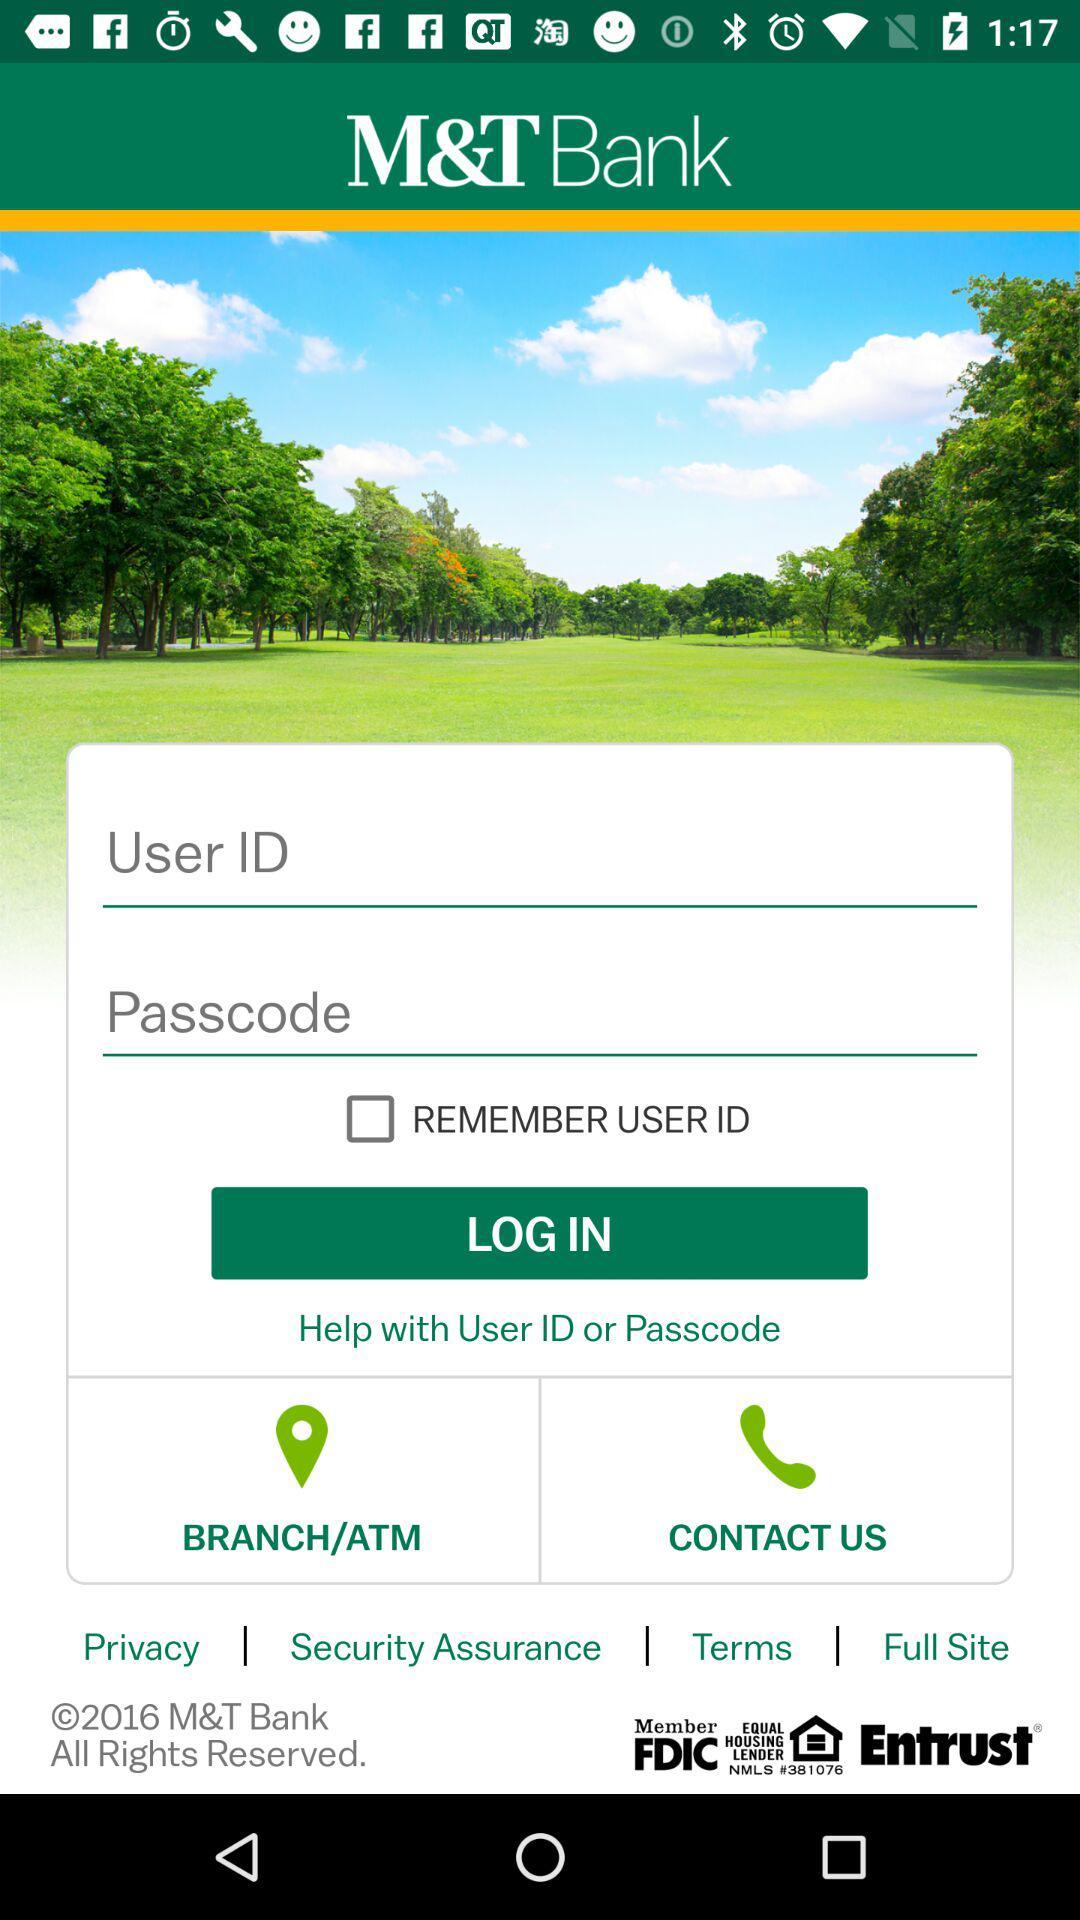 The height and width of the screenshot is (1920, 1080). Describe the element at coordinates (538, 1232) in the screenshot. I see `the log in icon` at that location.